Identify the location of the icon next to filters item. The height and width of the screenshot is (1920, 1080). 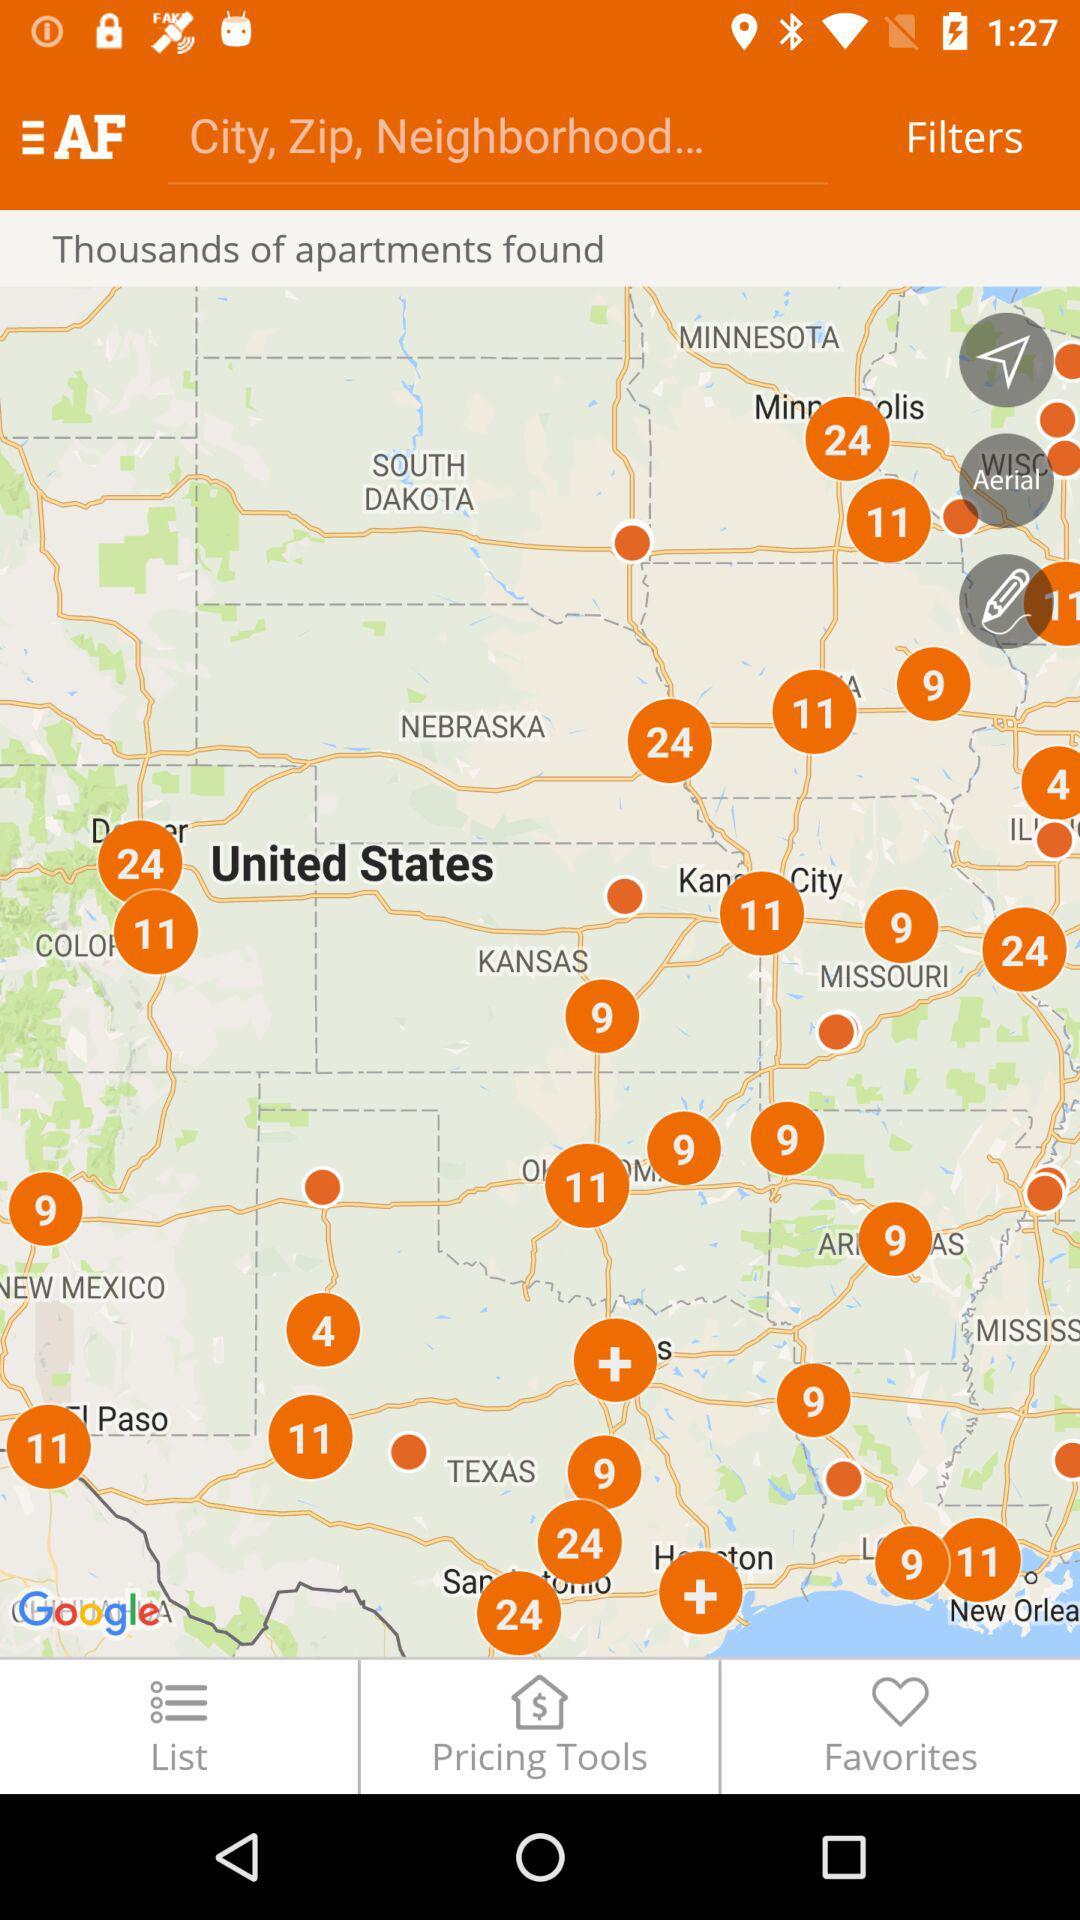
(496, 133).